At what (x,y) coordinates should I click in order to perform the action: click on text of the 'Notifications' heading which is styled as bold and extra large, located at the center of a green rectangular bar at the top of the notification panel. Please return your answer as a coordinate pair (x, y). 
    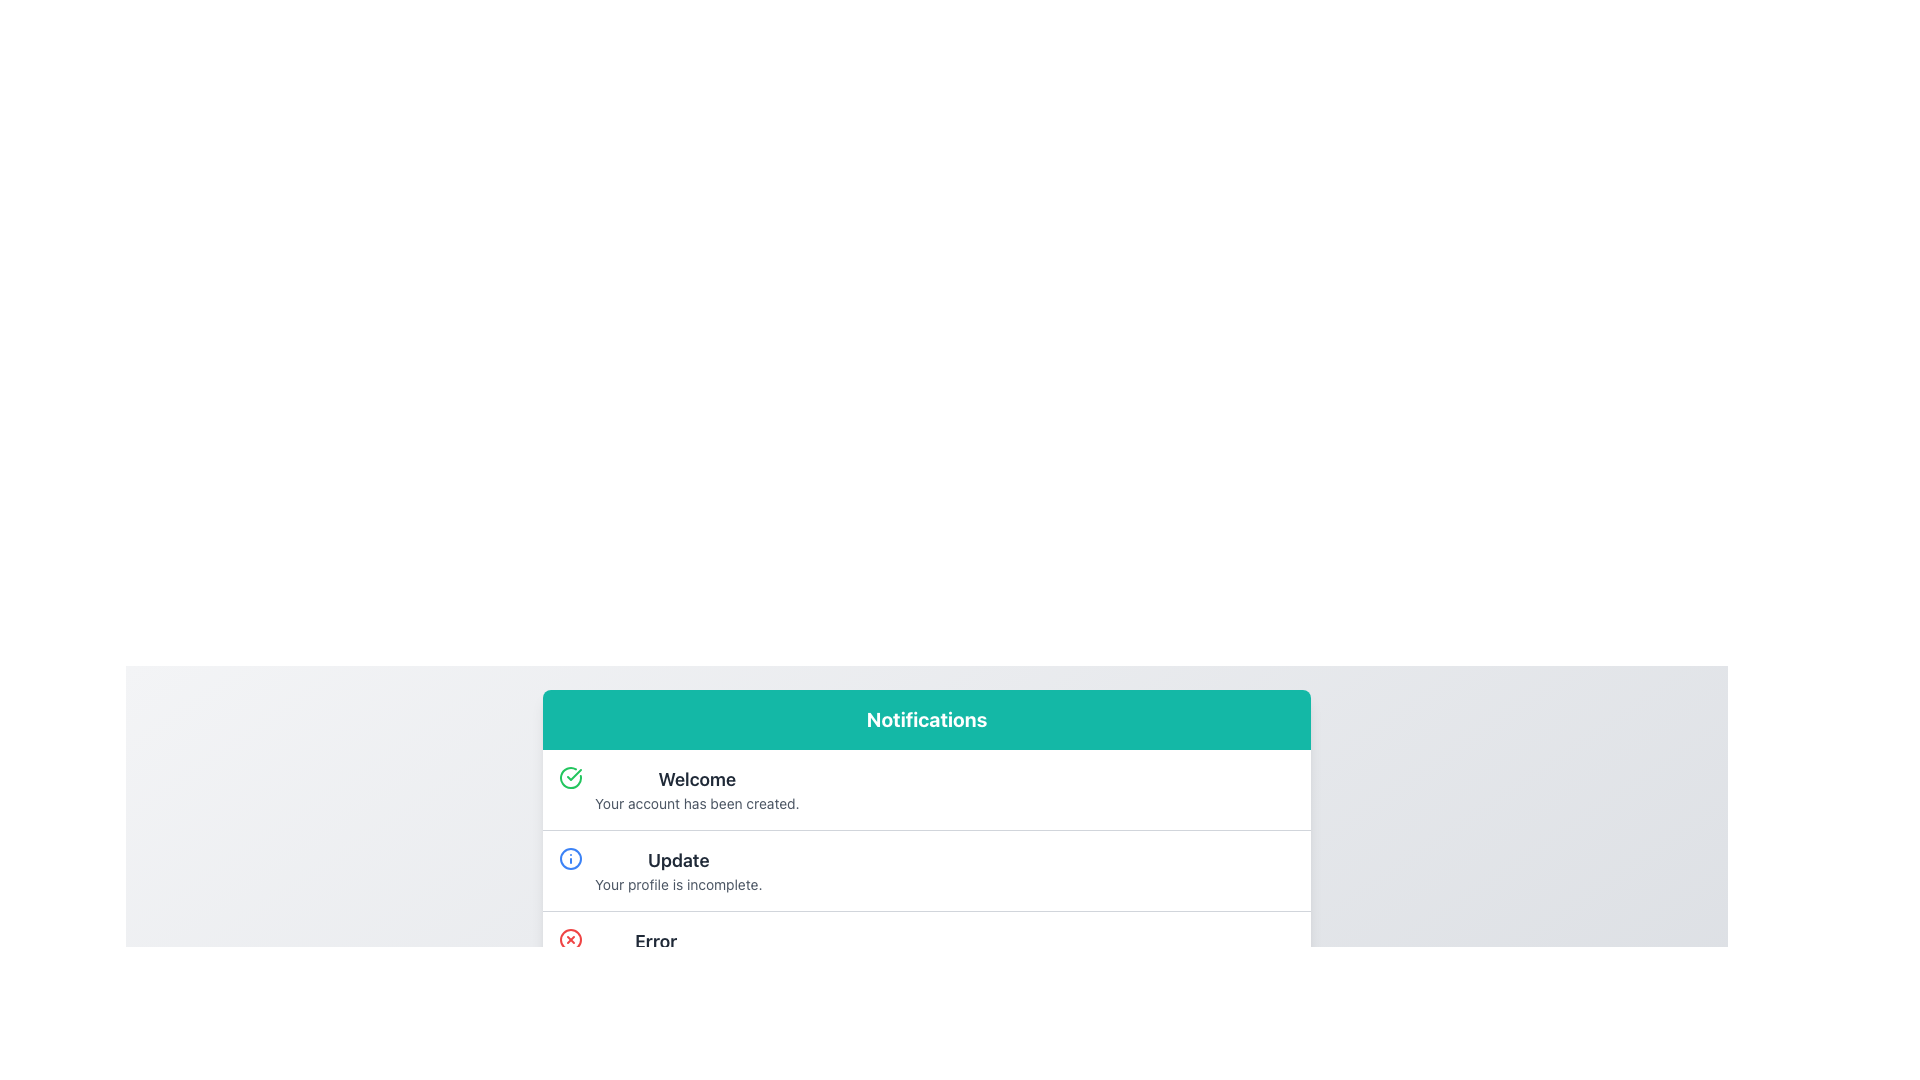
    Looking at the image, I should click on (925, 720).